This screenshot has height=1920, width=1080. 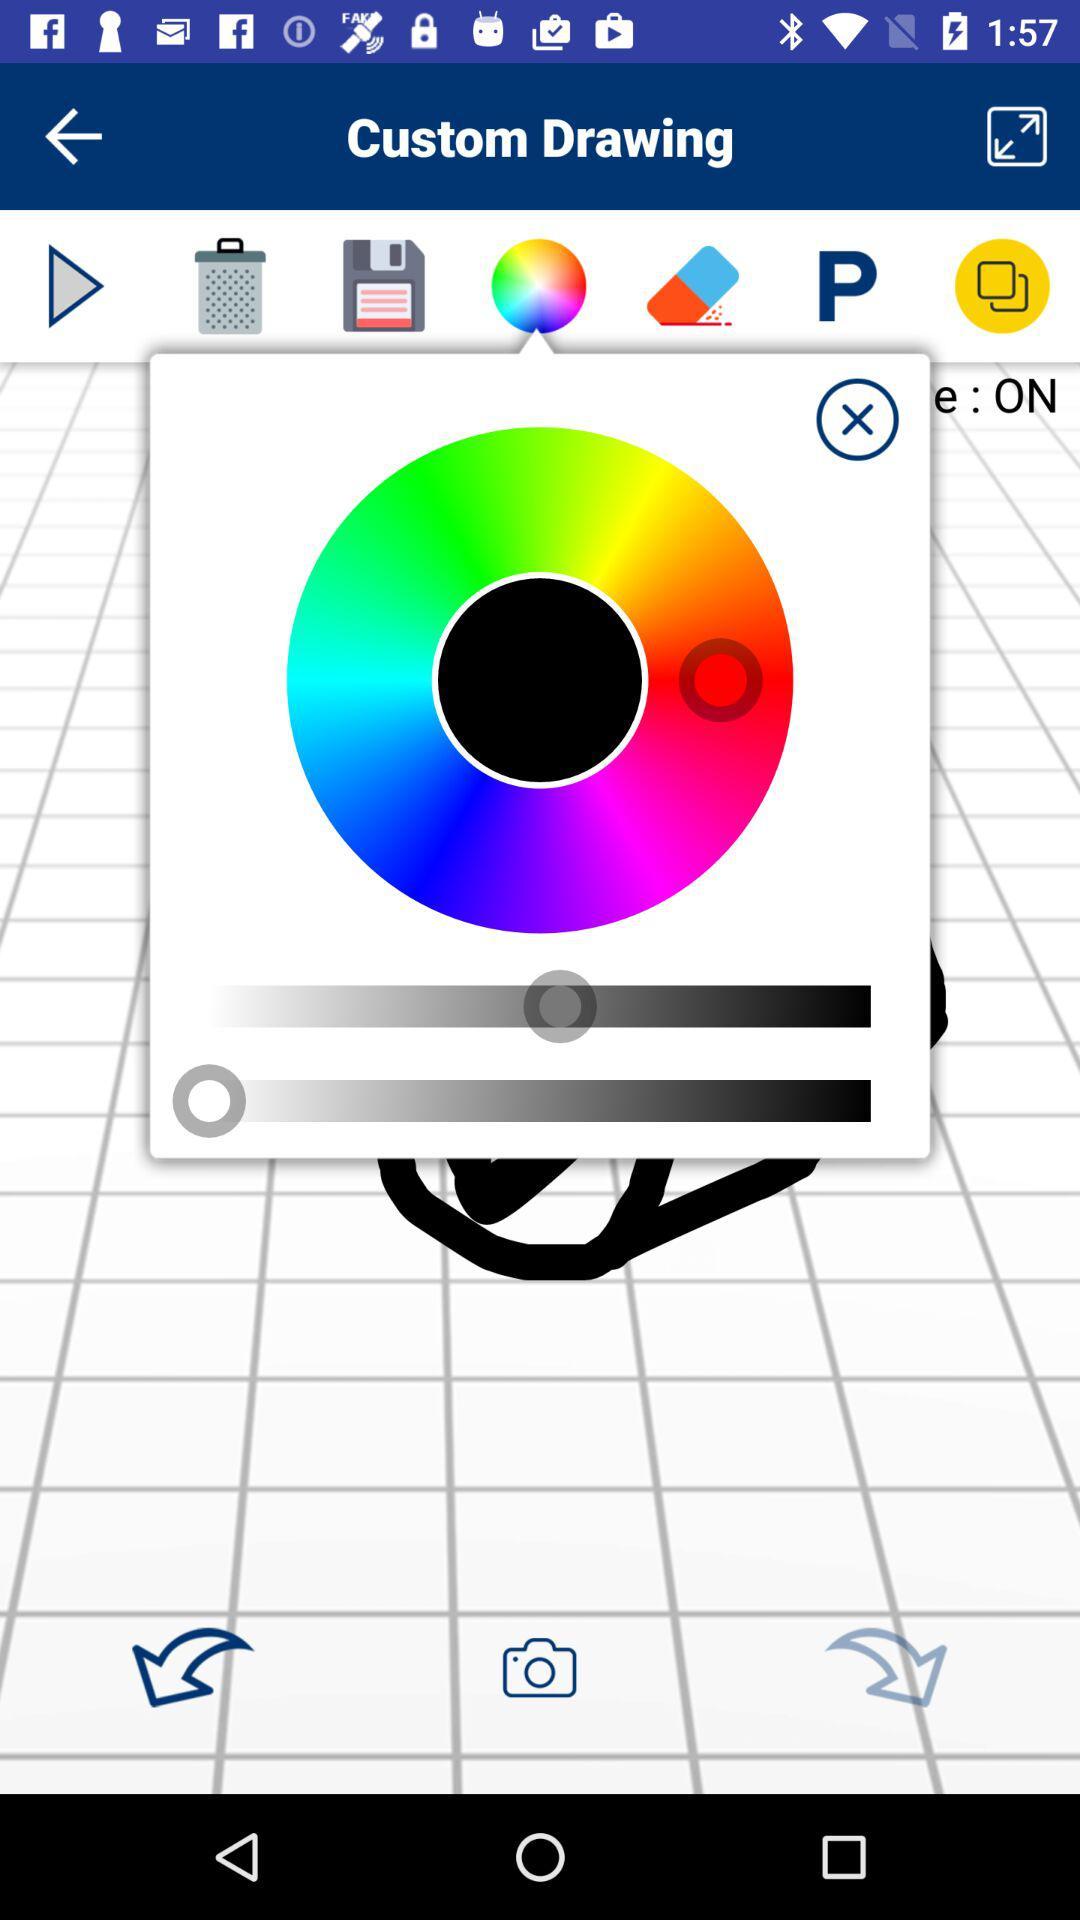 I want to click on button, so click(x=856, y=418).